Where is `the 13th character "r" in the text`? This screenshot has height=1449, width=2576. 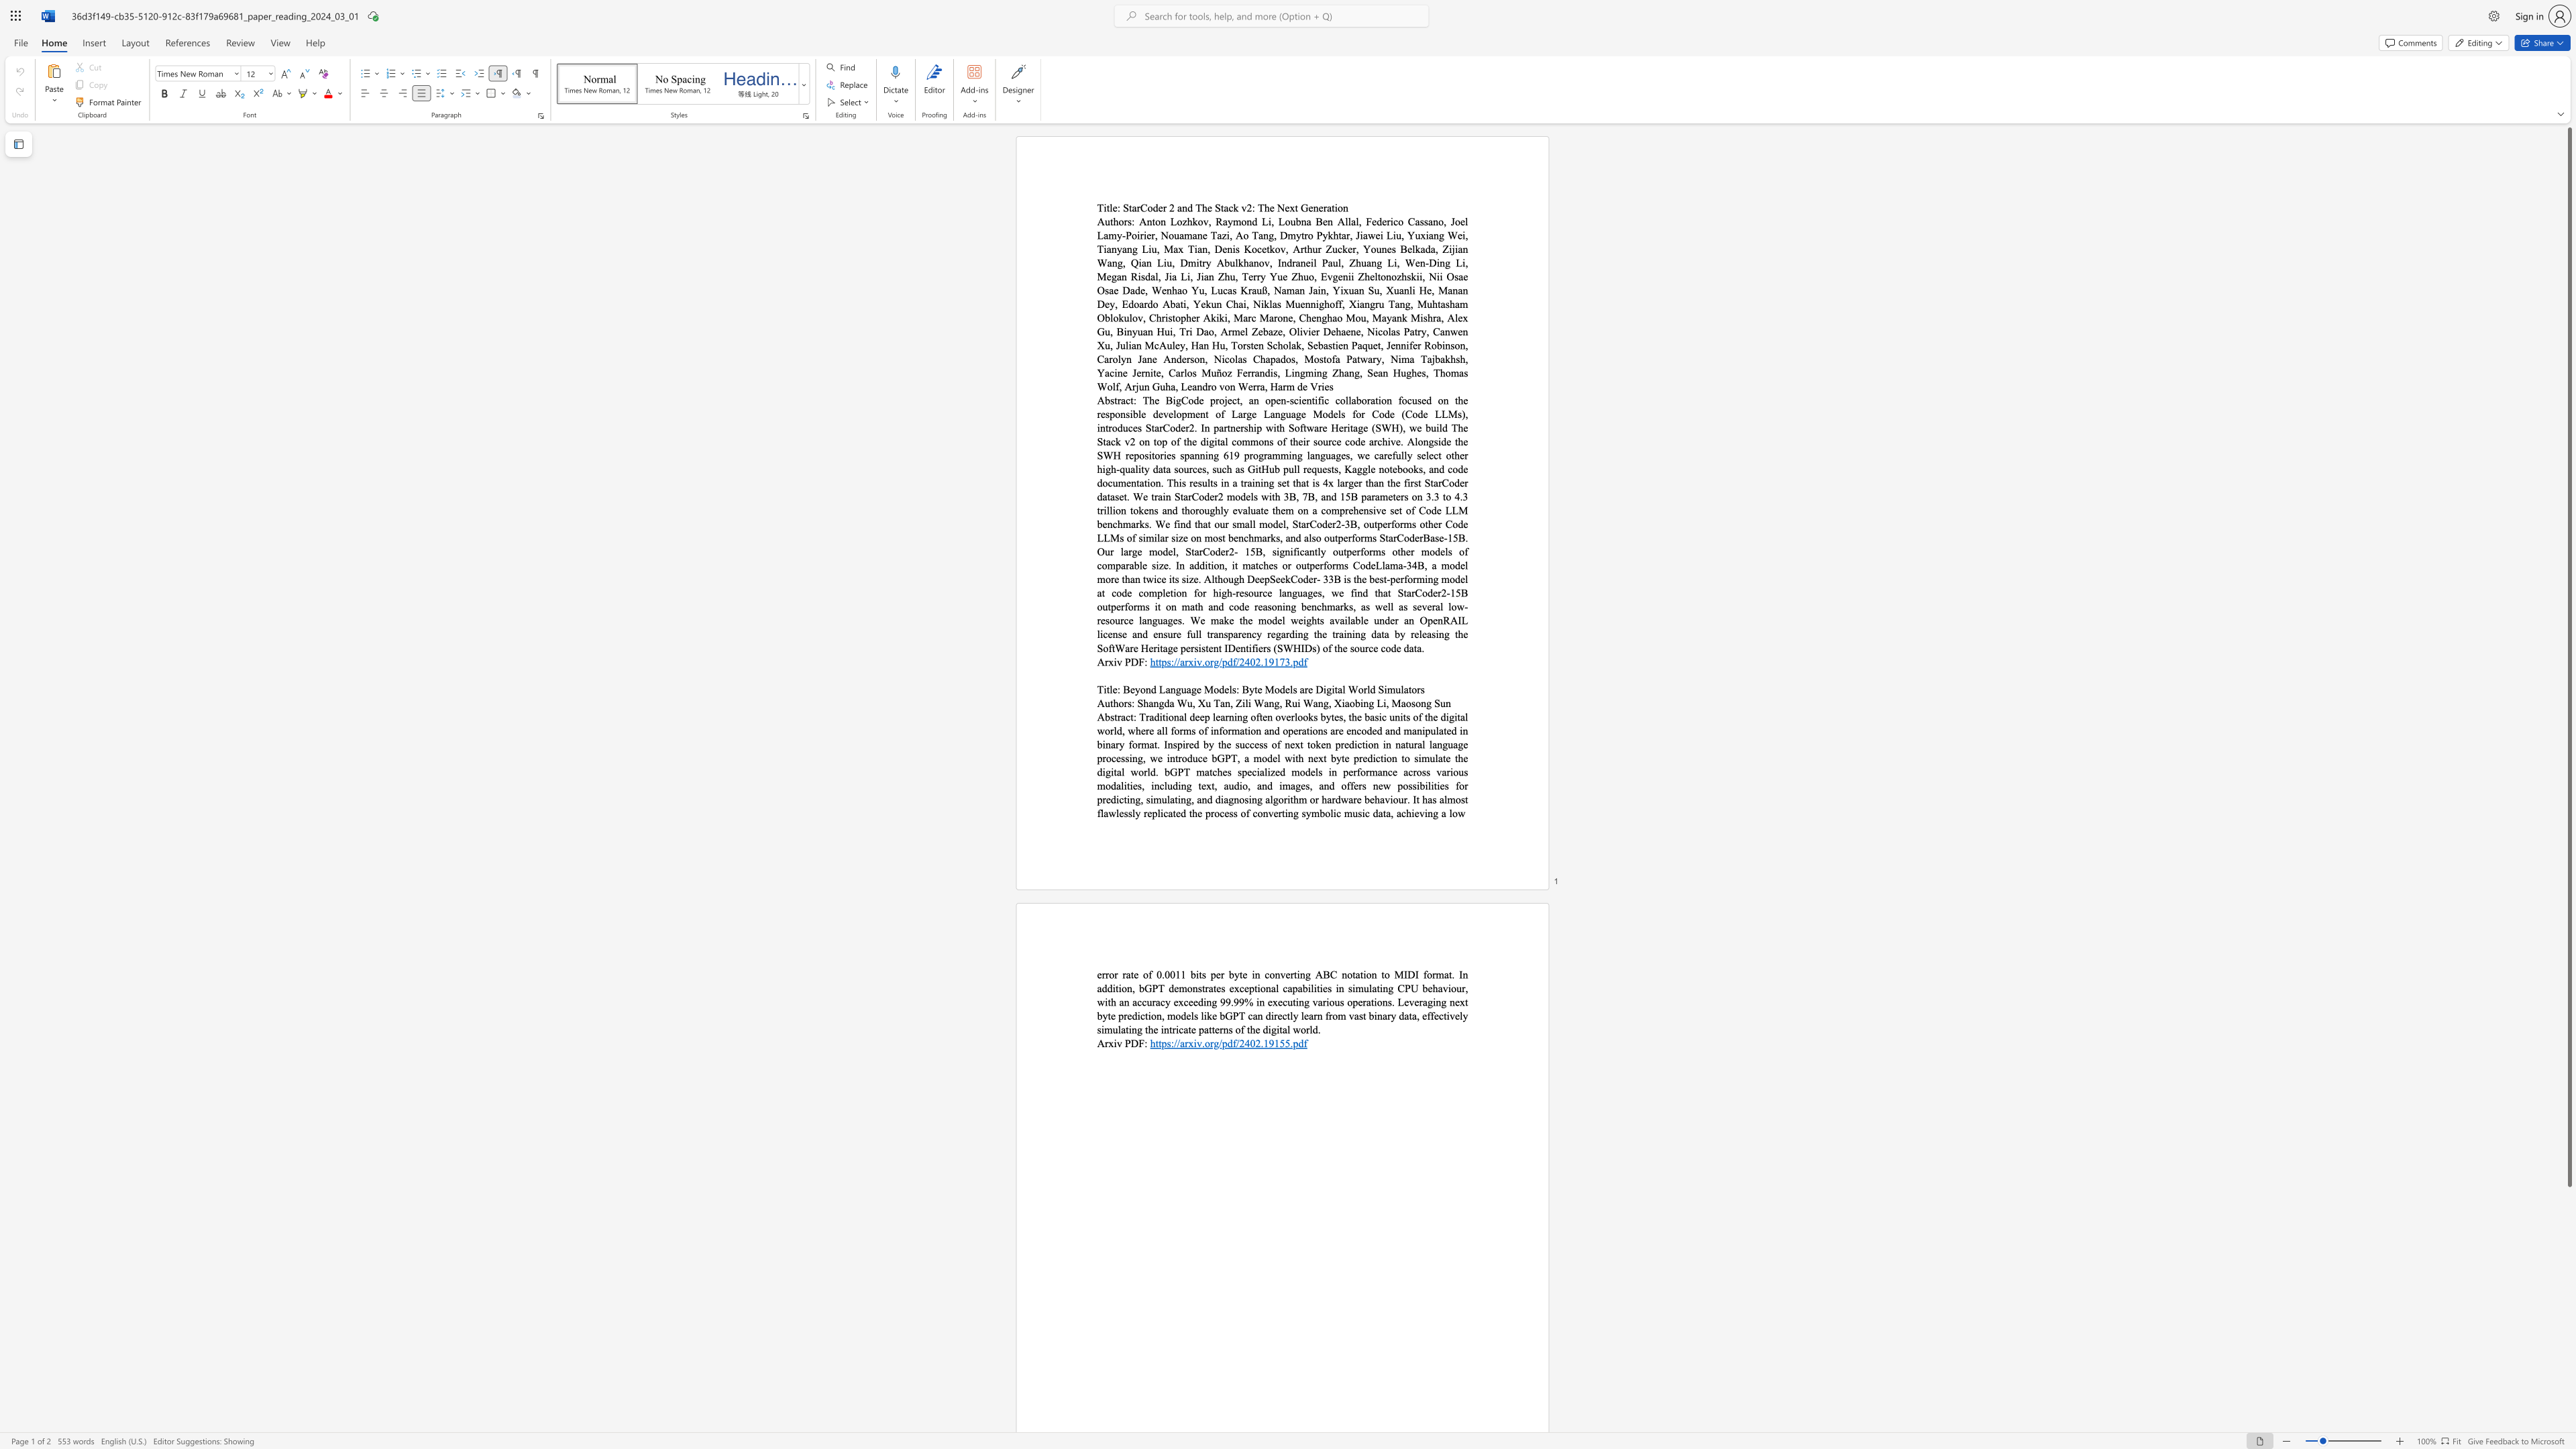
the 13th character "r" in the text is located at coordinates (1249, 290).